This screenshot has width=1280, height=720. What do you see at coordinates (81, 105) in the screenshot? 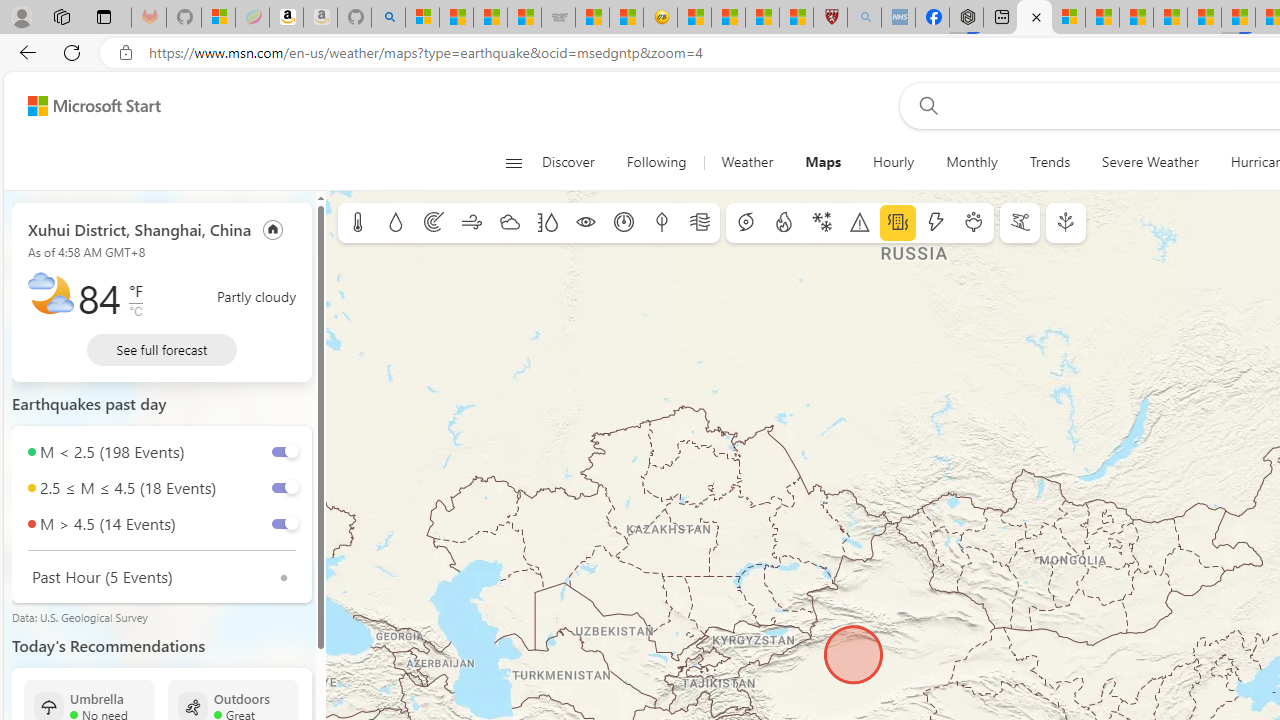
I see `'Skip to footer'` at bounding box center [81, 105].